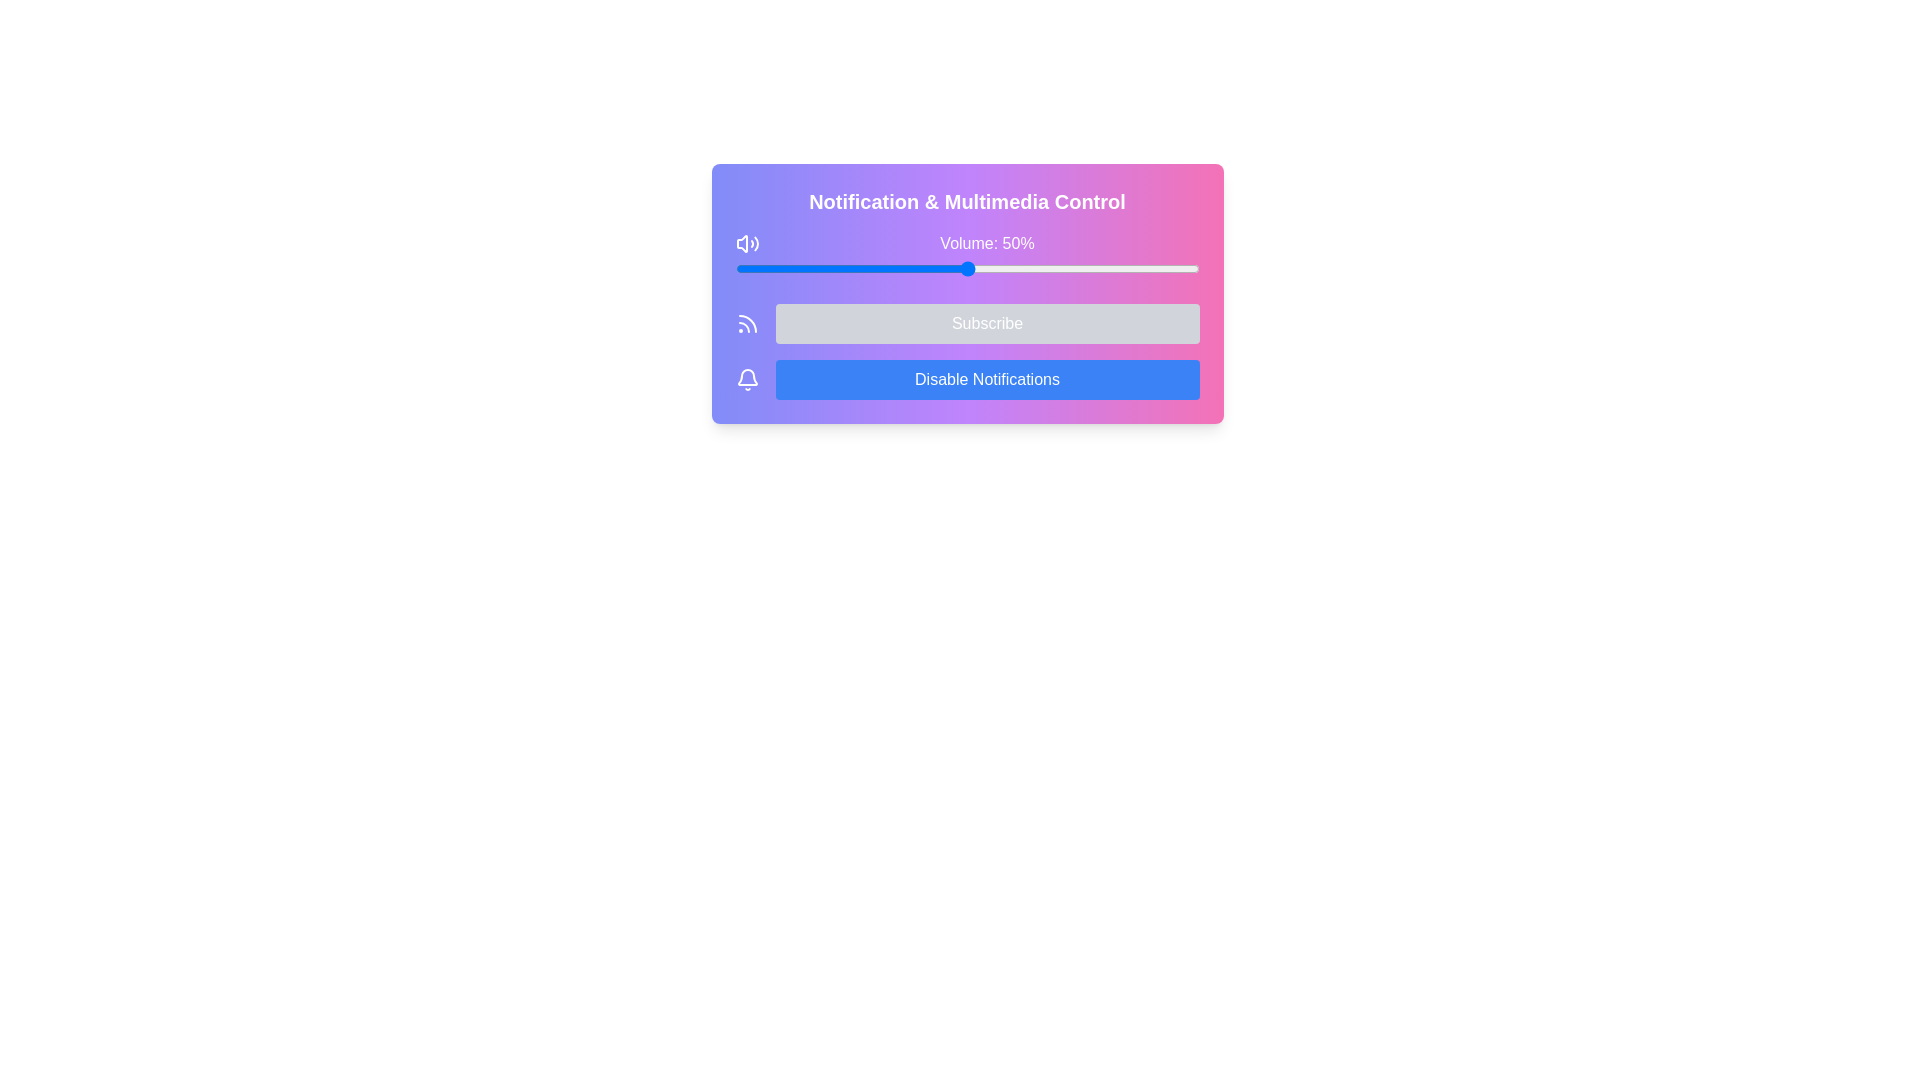  I want to click on the volume slider, so click(915, 268).